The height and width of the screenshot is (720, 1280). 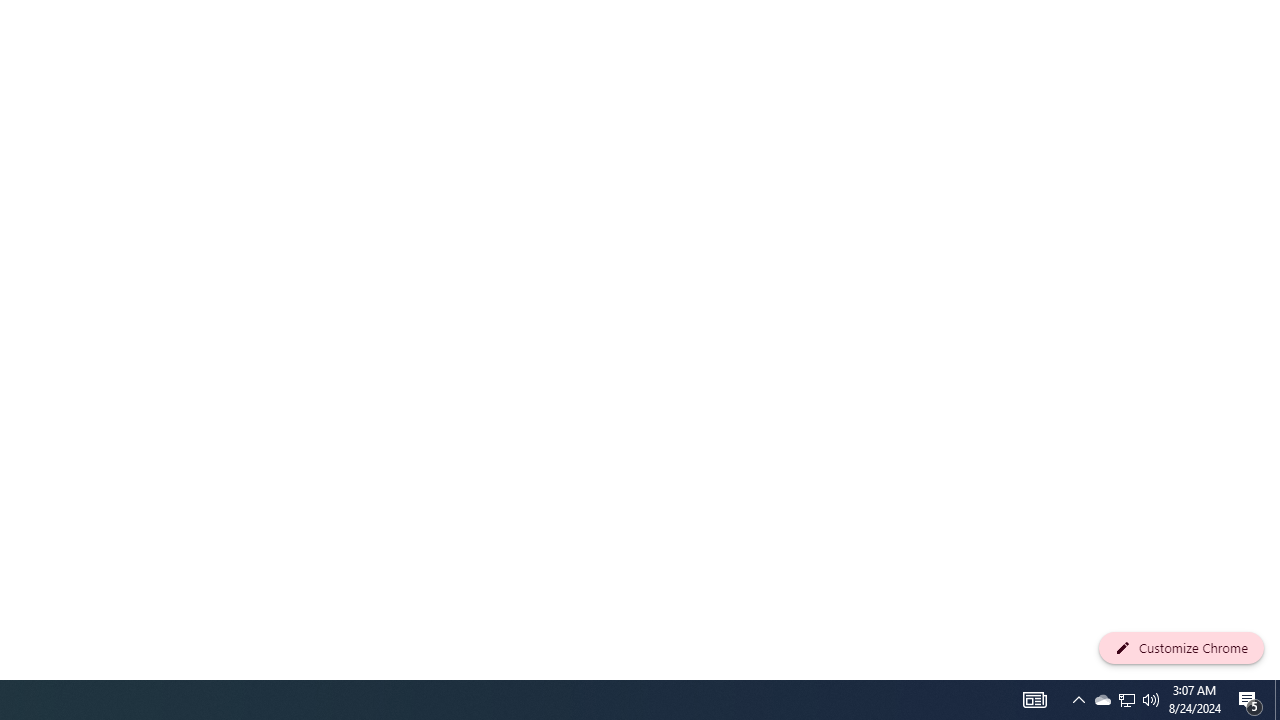 What do you see at coordinates (1181, 648) in the screenshot?
I see `'Customize Chrome'` at bounding box center [1181, 648].